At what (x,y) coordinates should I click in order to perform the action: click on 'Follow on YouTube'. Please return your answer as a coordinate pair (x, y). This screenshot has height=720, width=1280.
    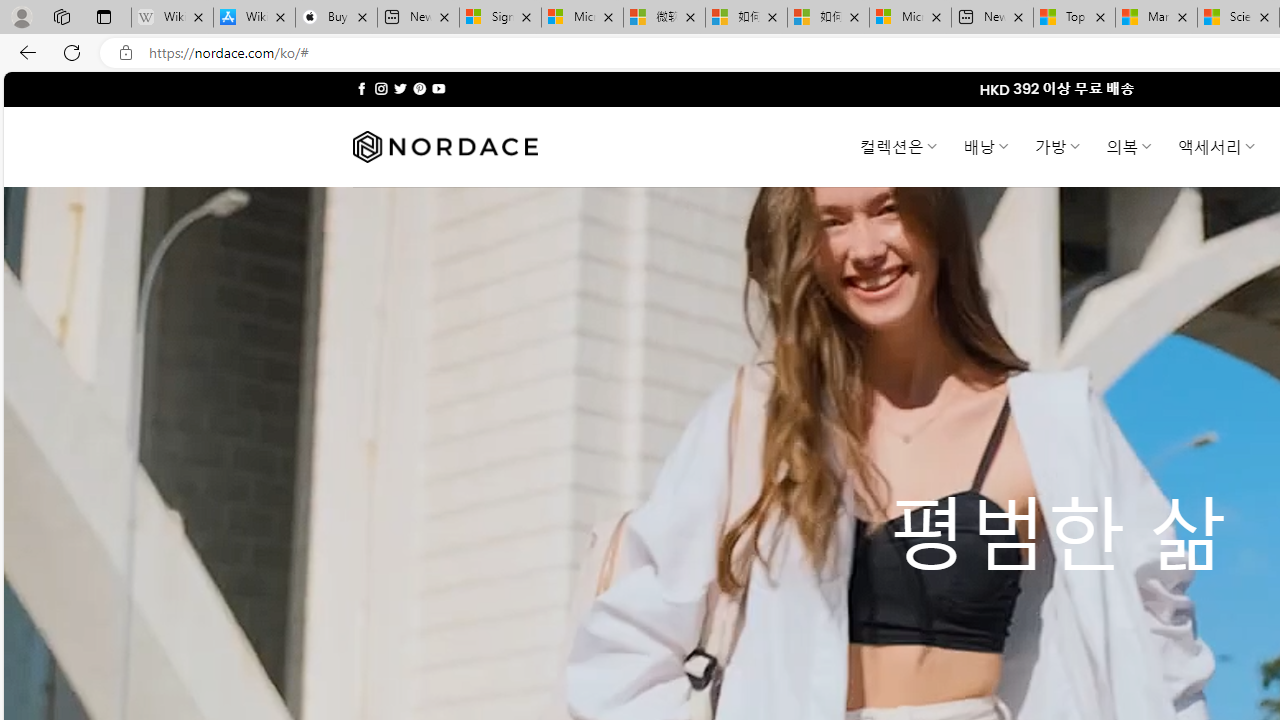
    Looking at the image, I should click on (438, 88).